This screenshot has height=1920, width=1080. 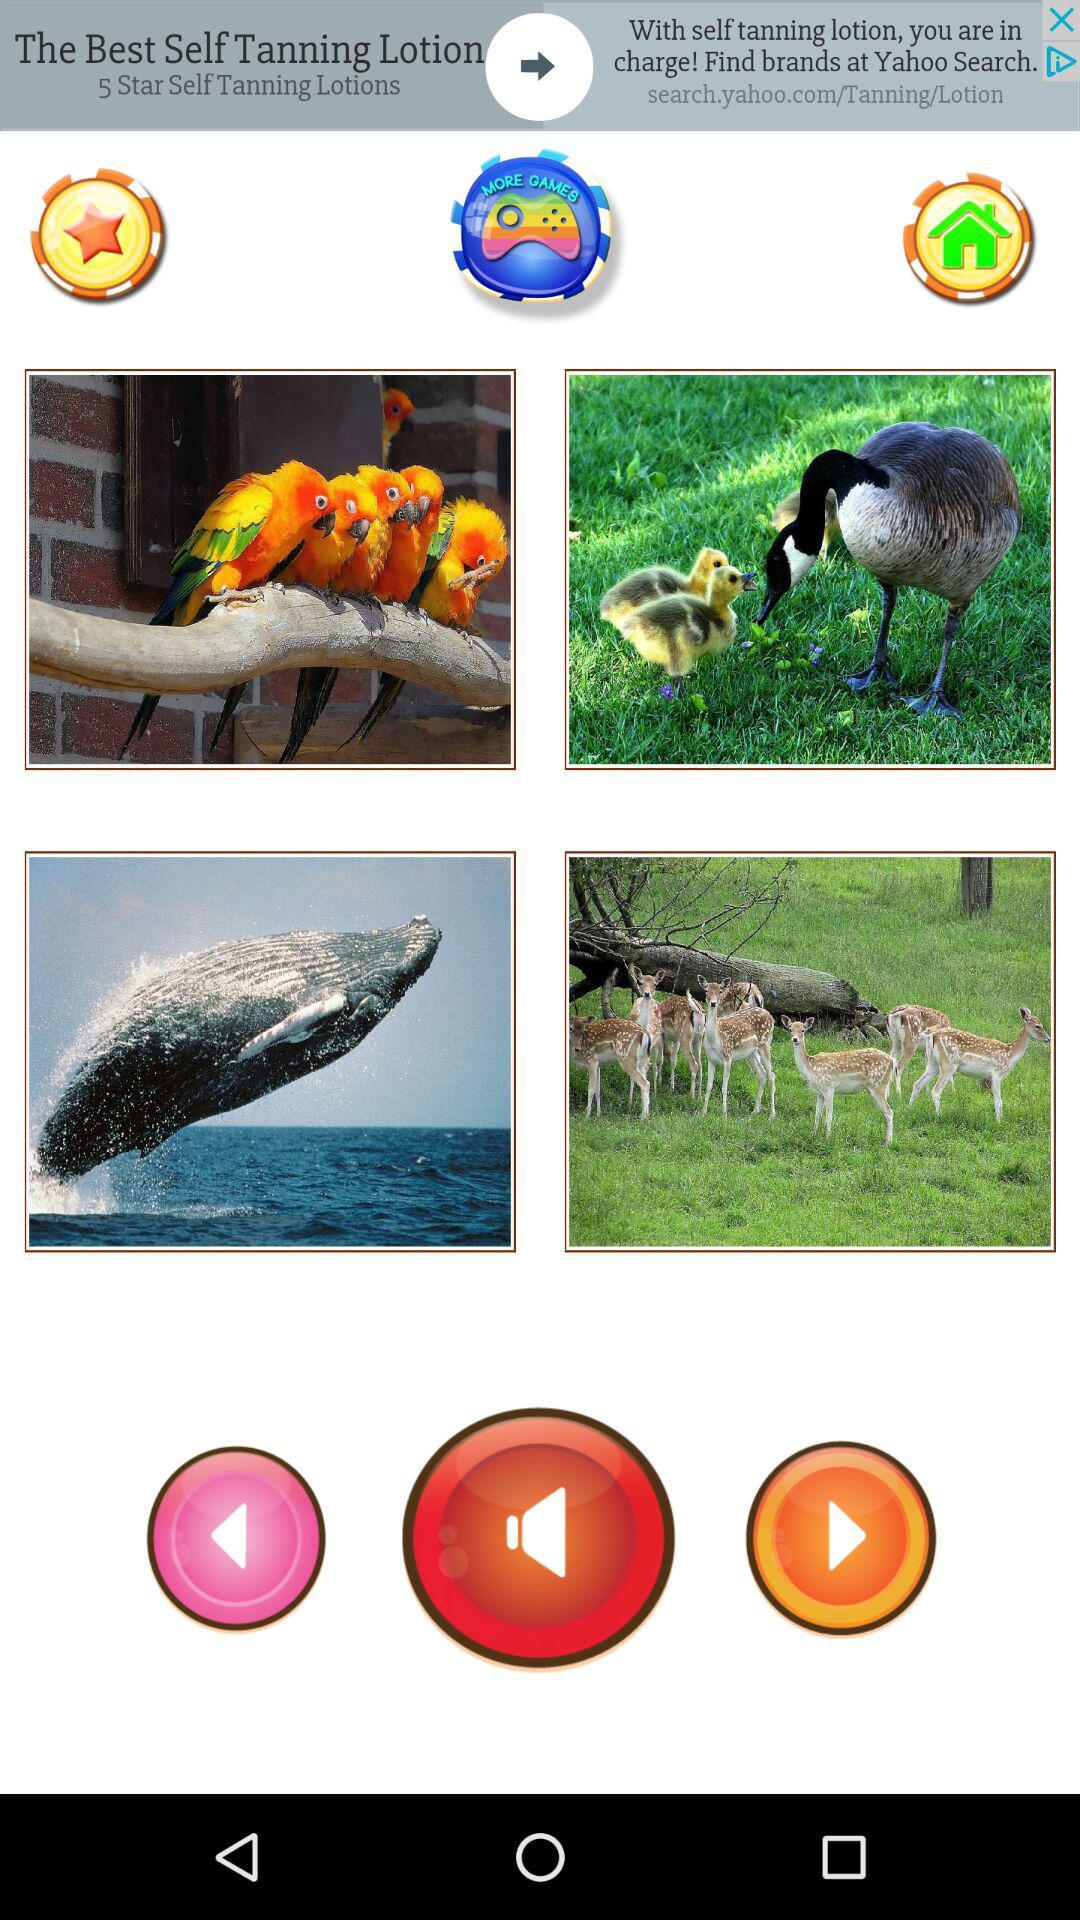 What do you see at coordinates (270, 568) in the screenshot?
I see `photo` at bounding box center [270, 568].